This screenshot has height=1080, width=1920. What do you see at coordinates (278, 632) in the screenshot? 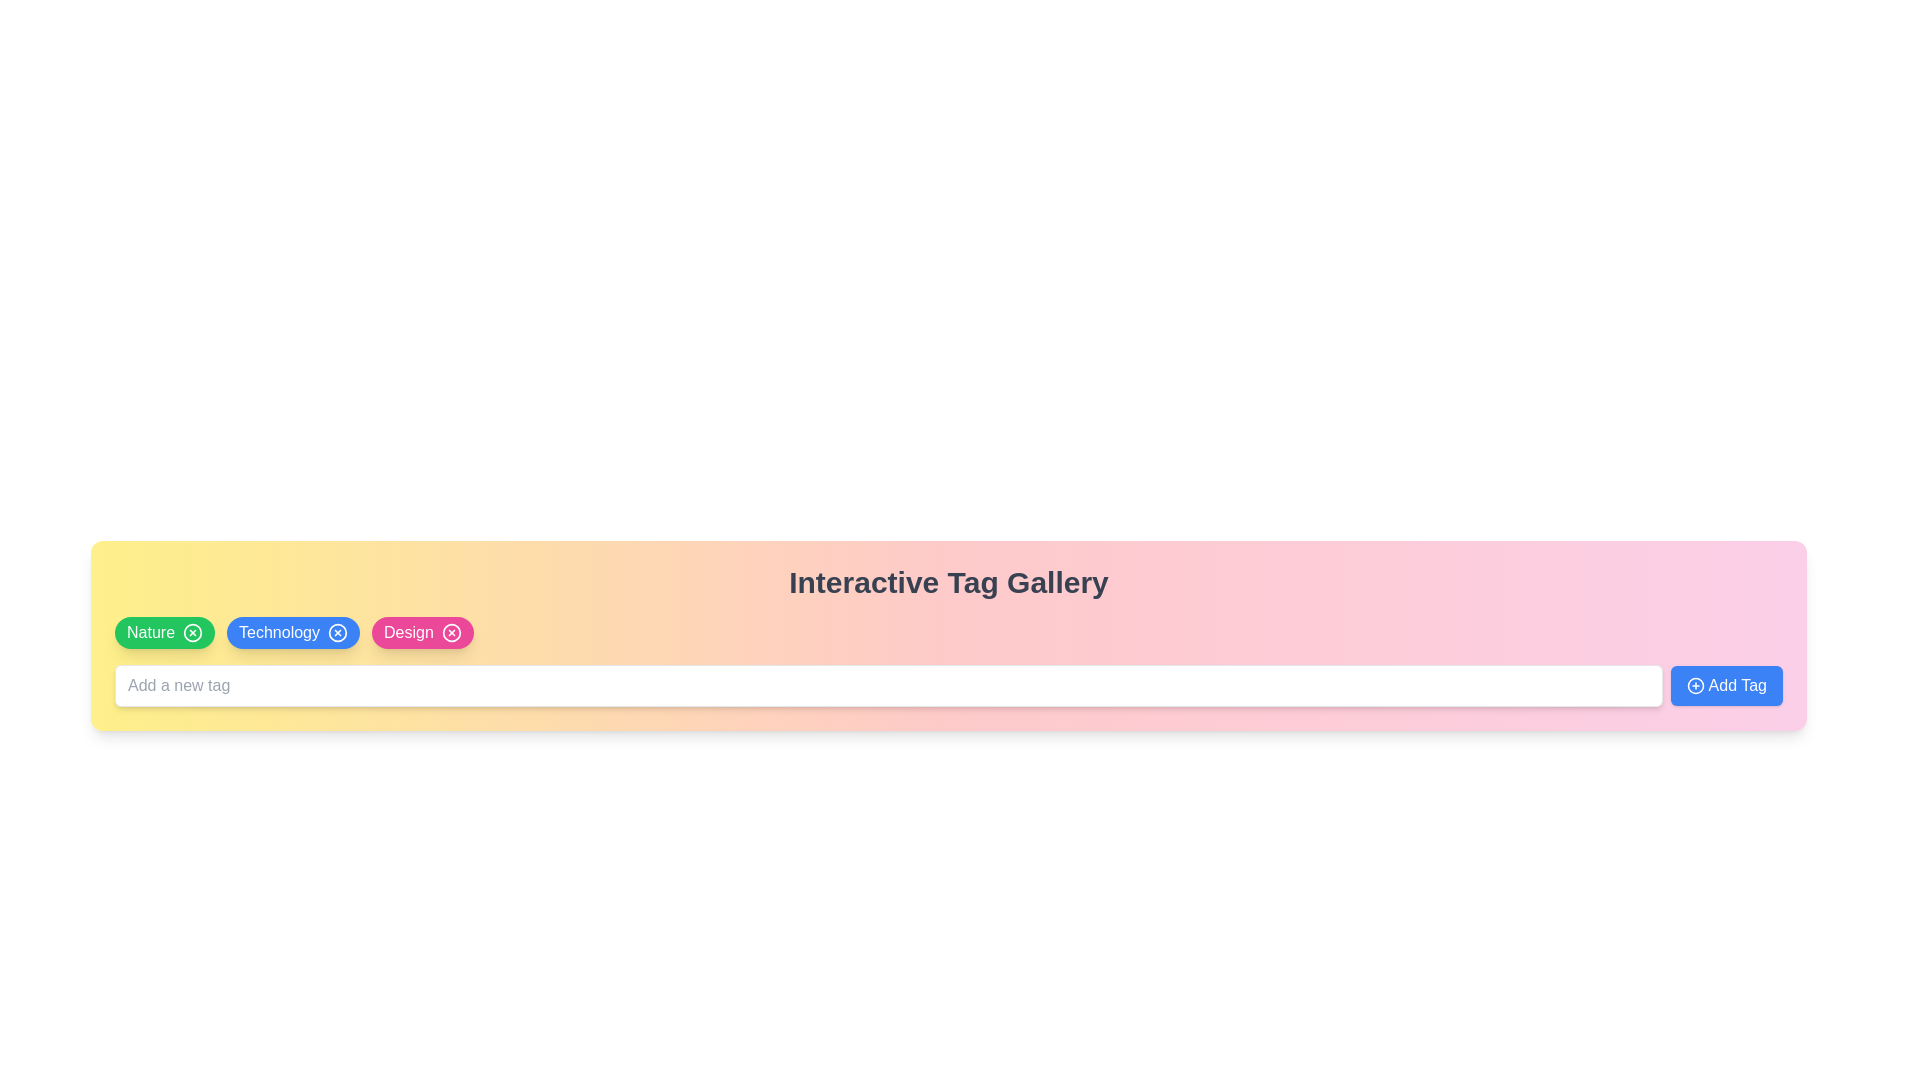
I see `the 'Technology' button, which is a pill-shaped button with a blue background and white text, located between the 'Nature' and 'Design' buttons at the top section of the UI panel` at bounding box center [278, 632].